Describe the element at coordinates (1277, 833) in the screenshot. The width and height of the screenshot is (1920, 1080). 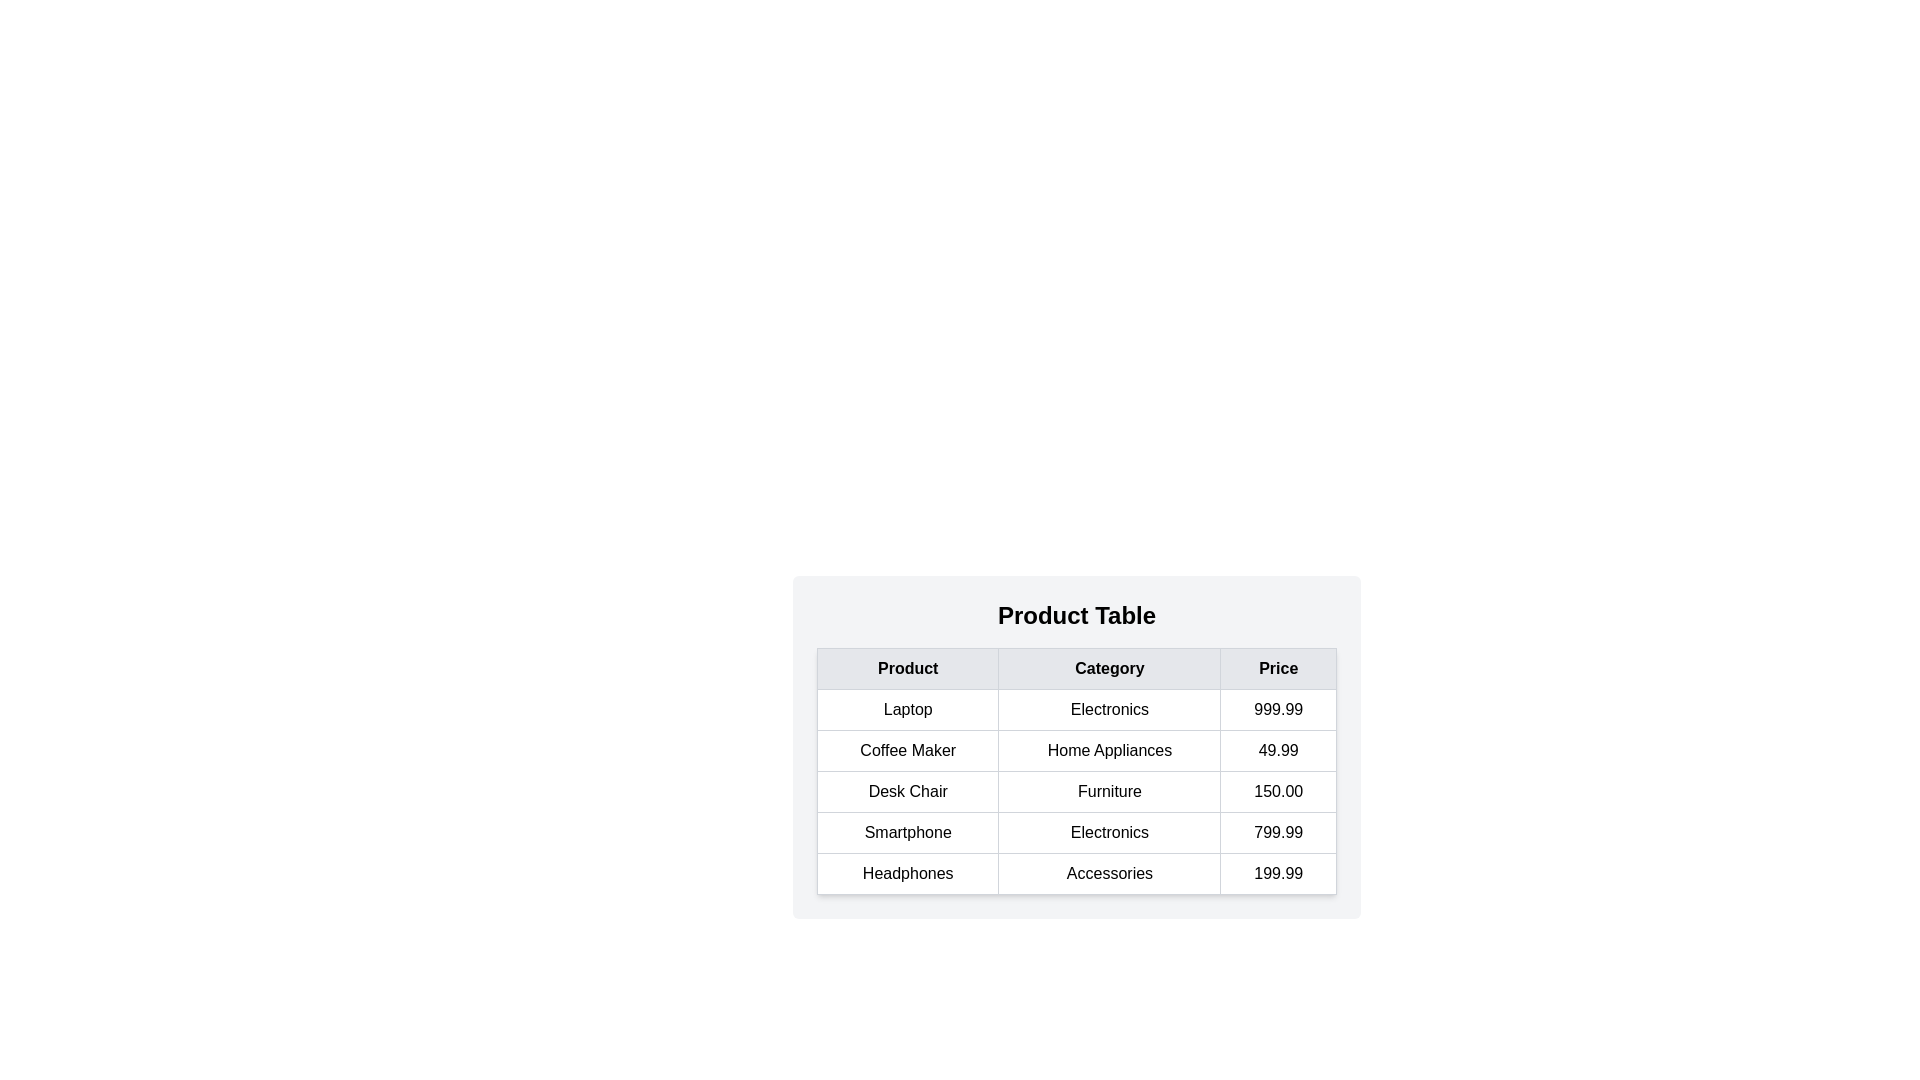
I see `the Text Label displaying the price for the 'Smartphone' product in the fourth row of the table, located in the 'Price' column` at that location.